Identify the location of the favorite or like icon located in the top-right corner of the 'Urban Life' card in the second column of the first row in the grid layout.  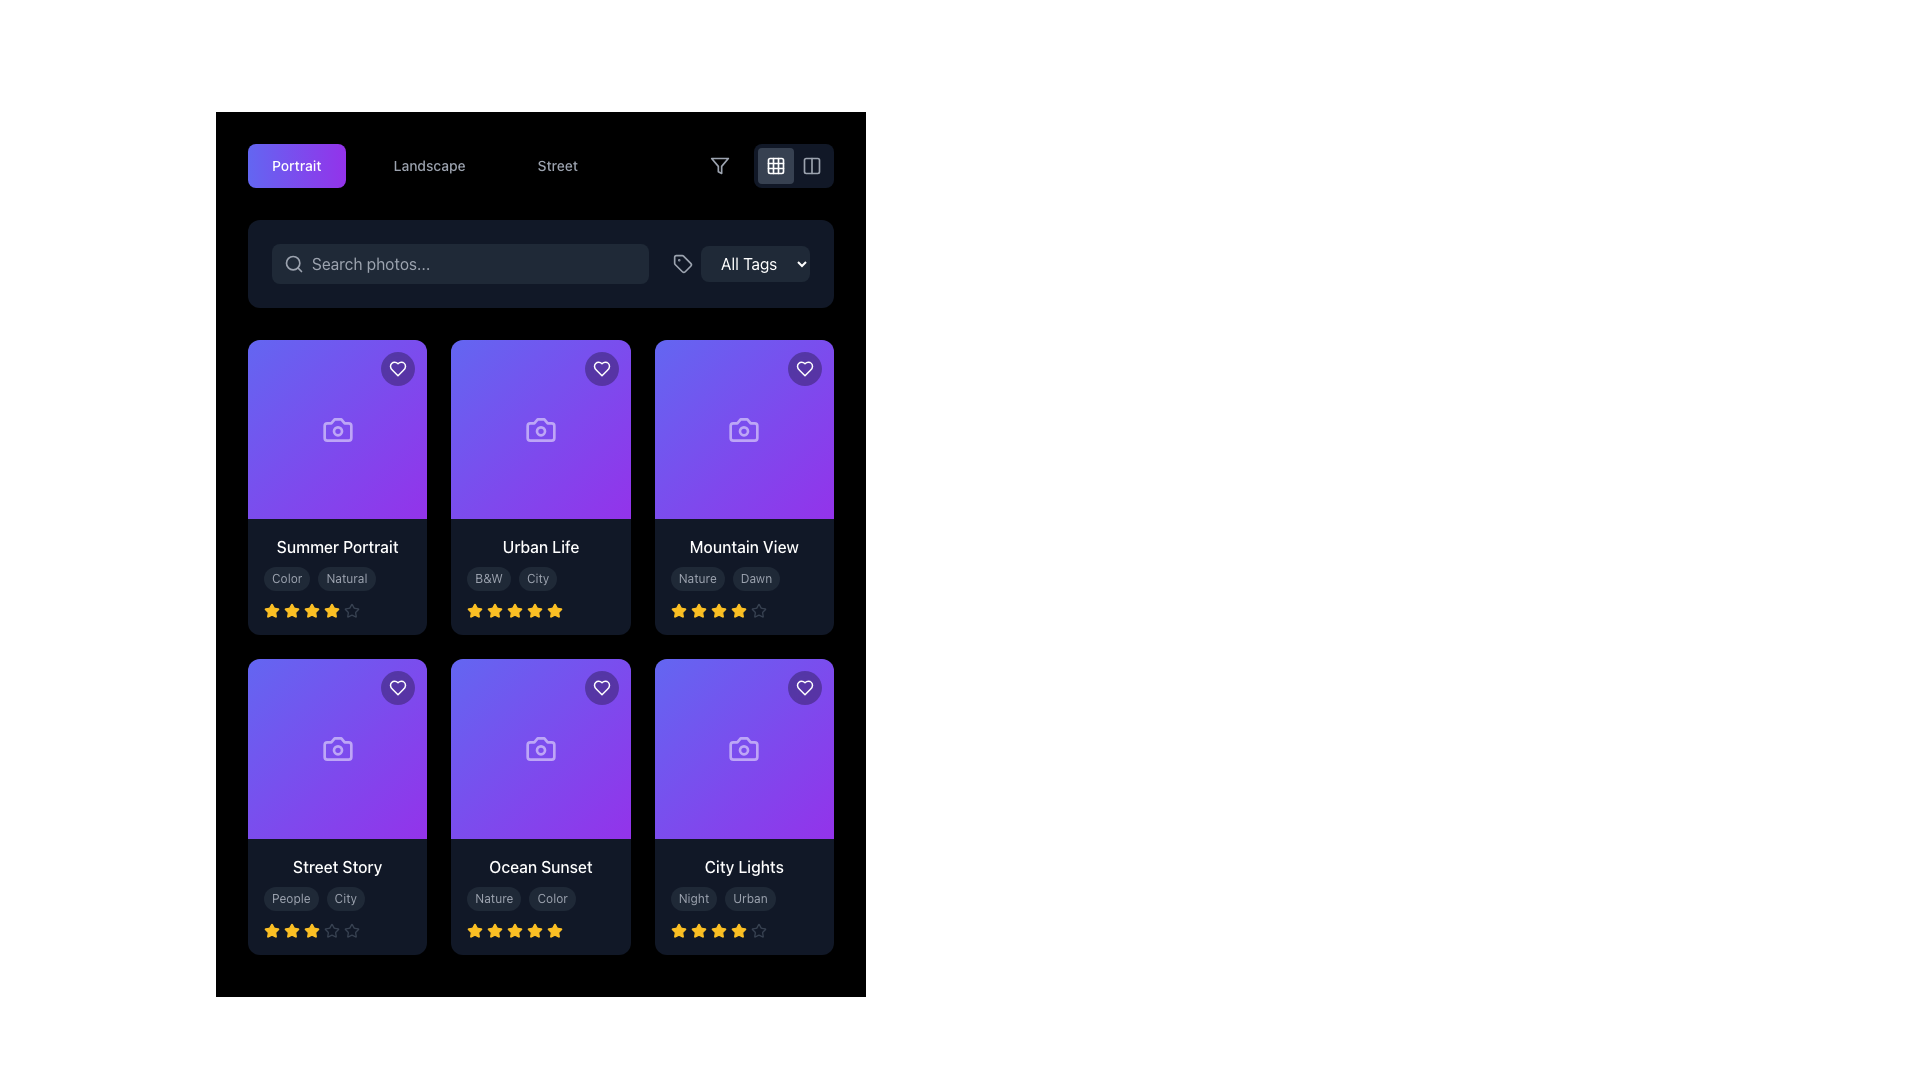
(600, 369).